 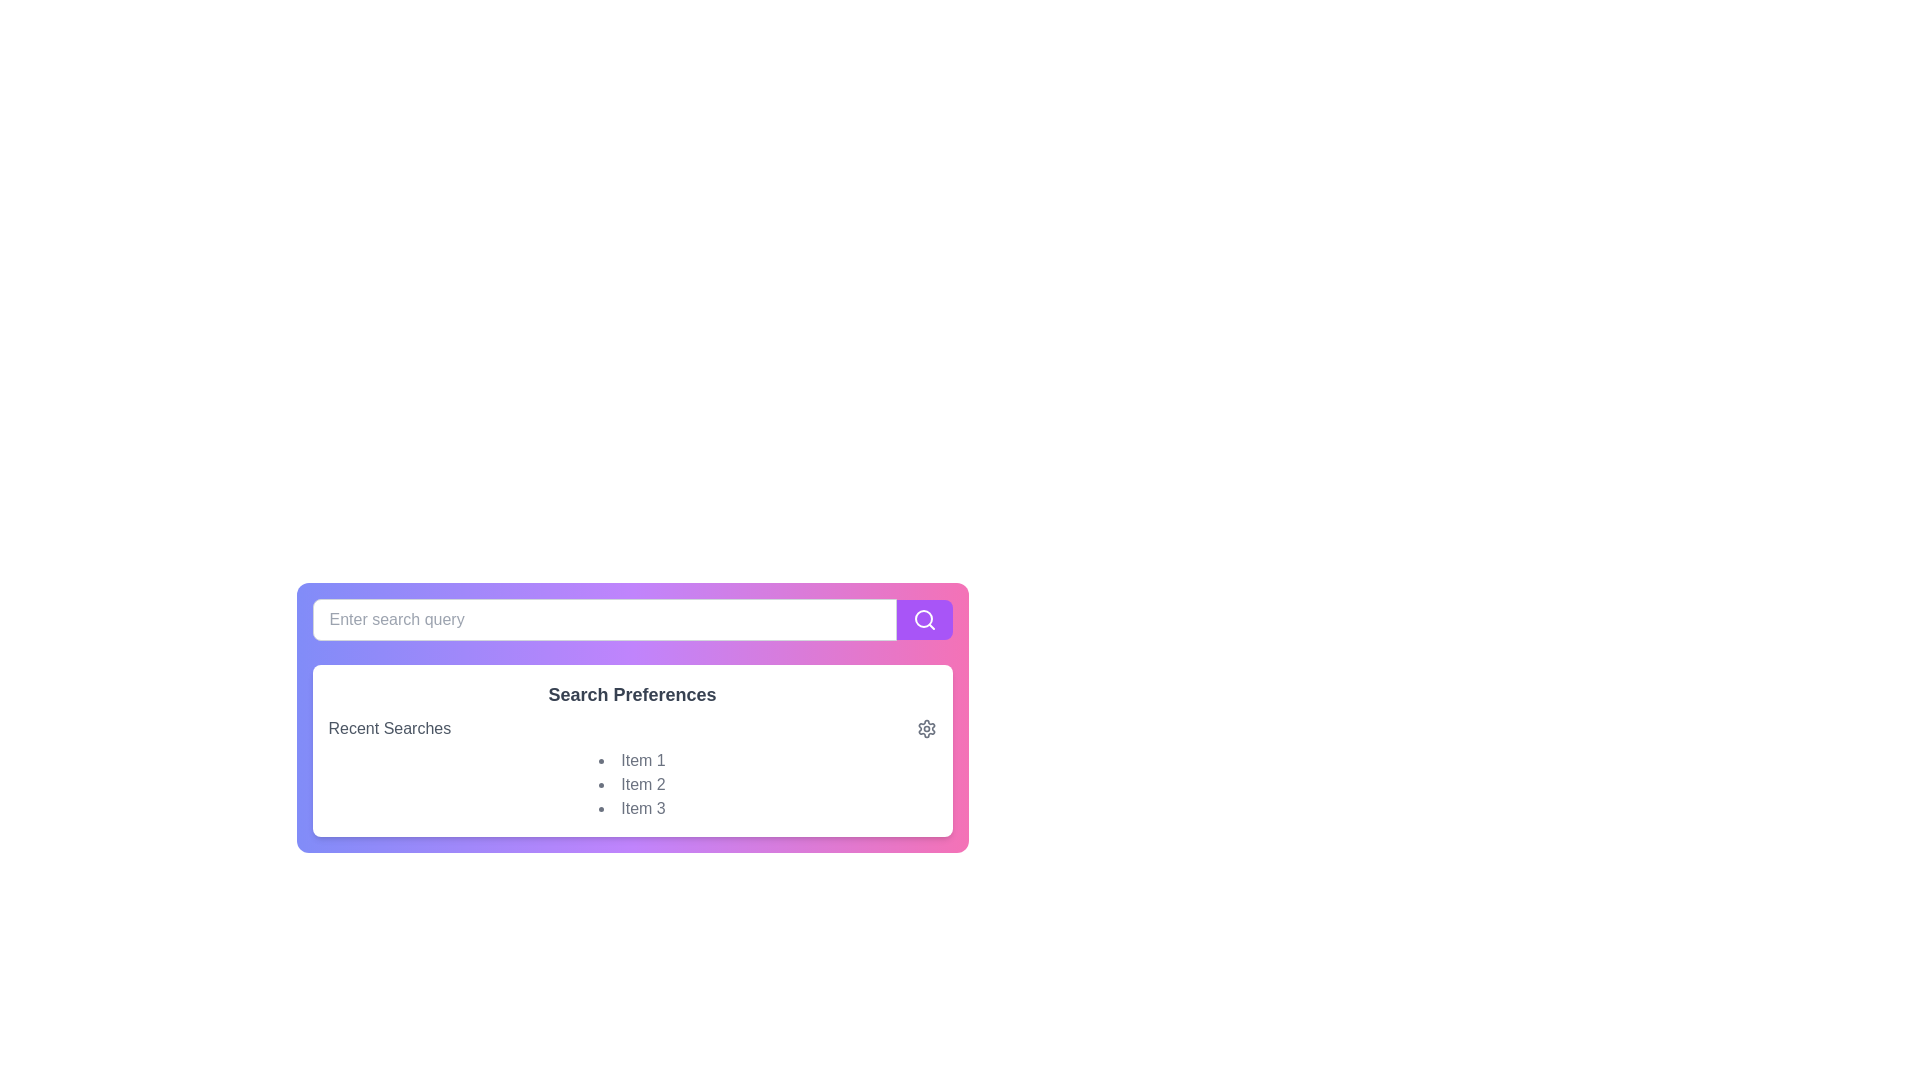 I want to click on the cog-shaped settings icon located at the bottom-right corner of the interface within the 'Search Preferences' section, so click(x=925, y=729).